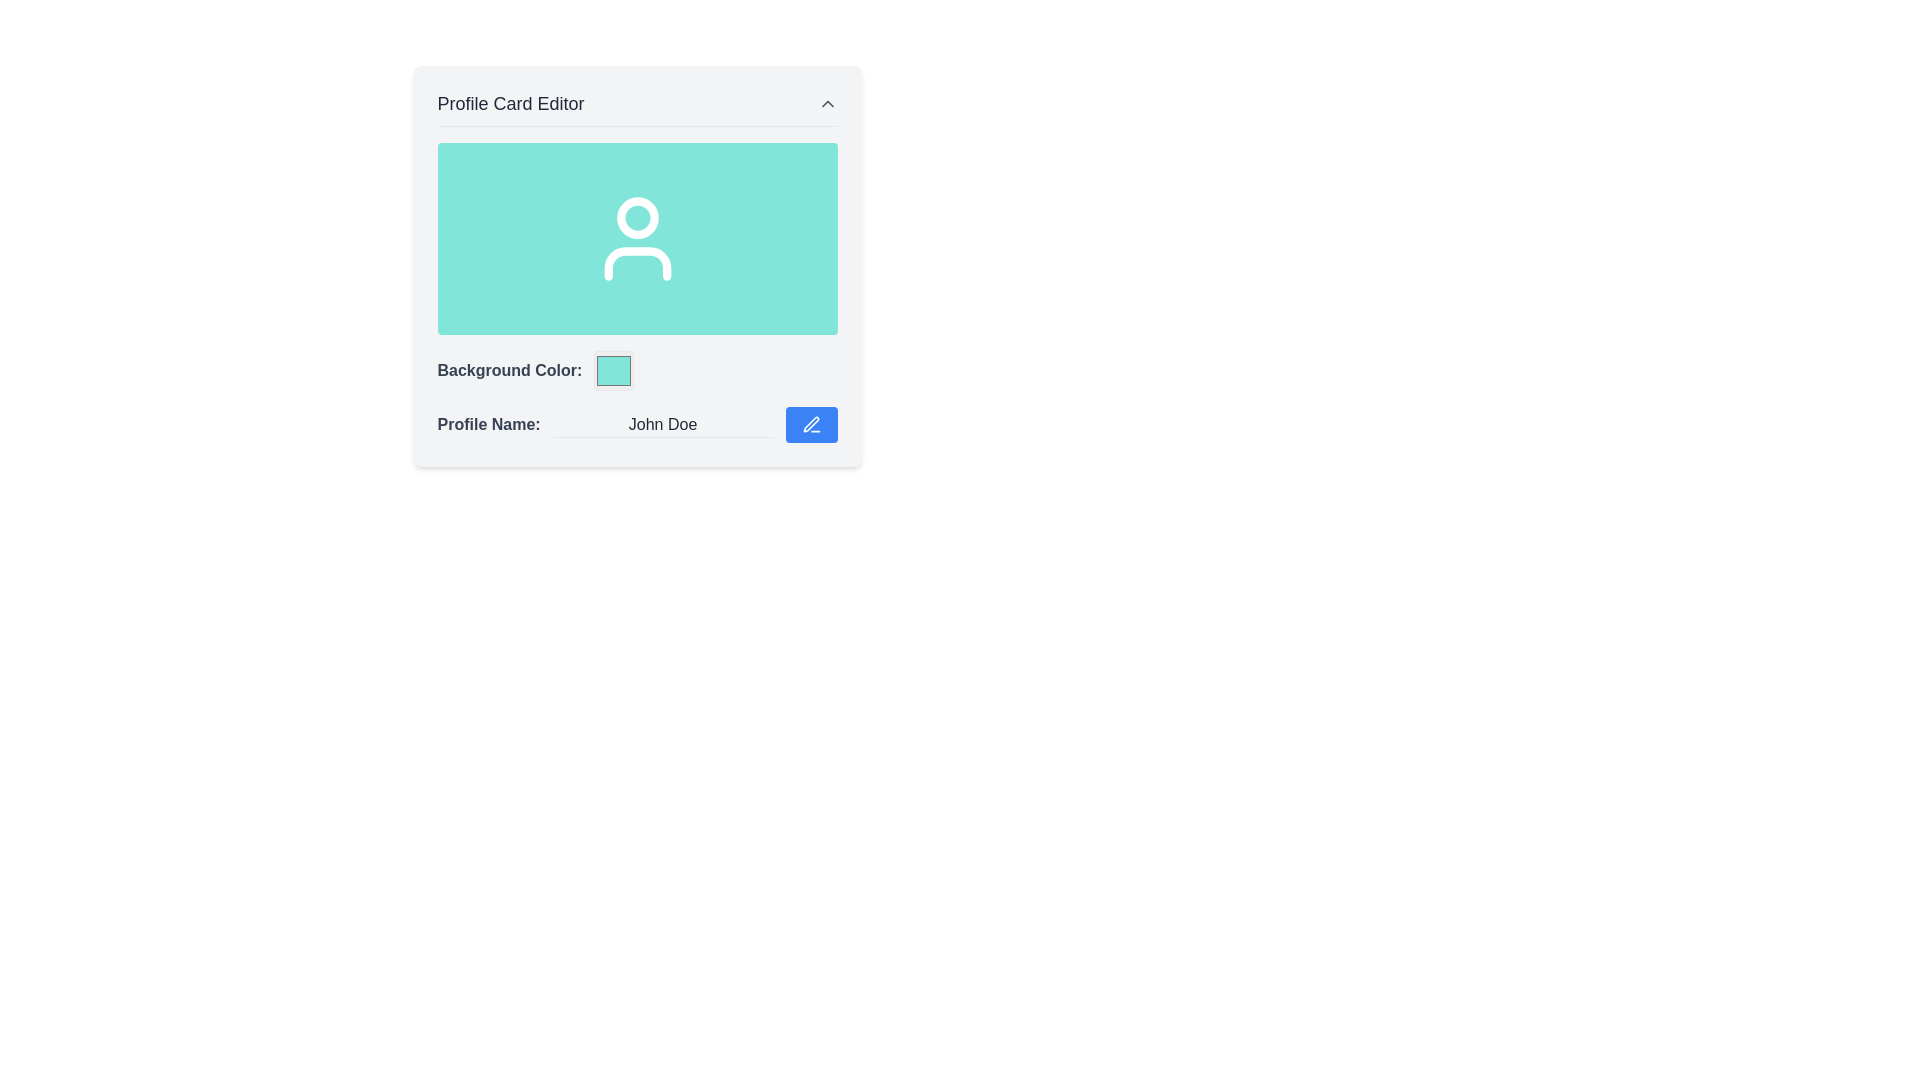 The width and height of the screenshot is (1920, 1080). What do you see at coordinates (811, 423) in the screenshot?
I see `the button located to the right of the text 'John Doe' in the 'Profile Name:' section` at bounding box center [811, 423].